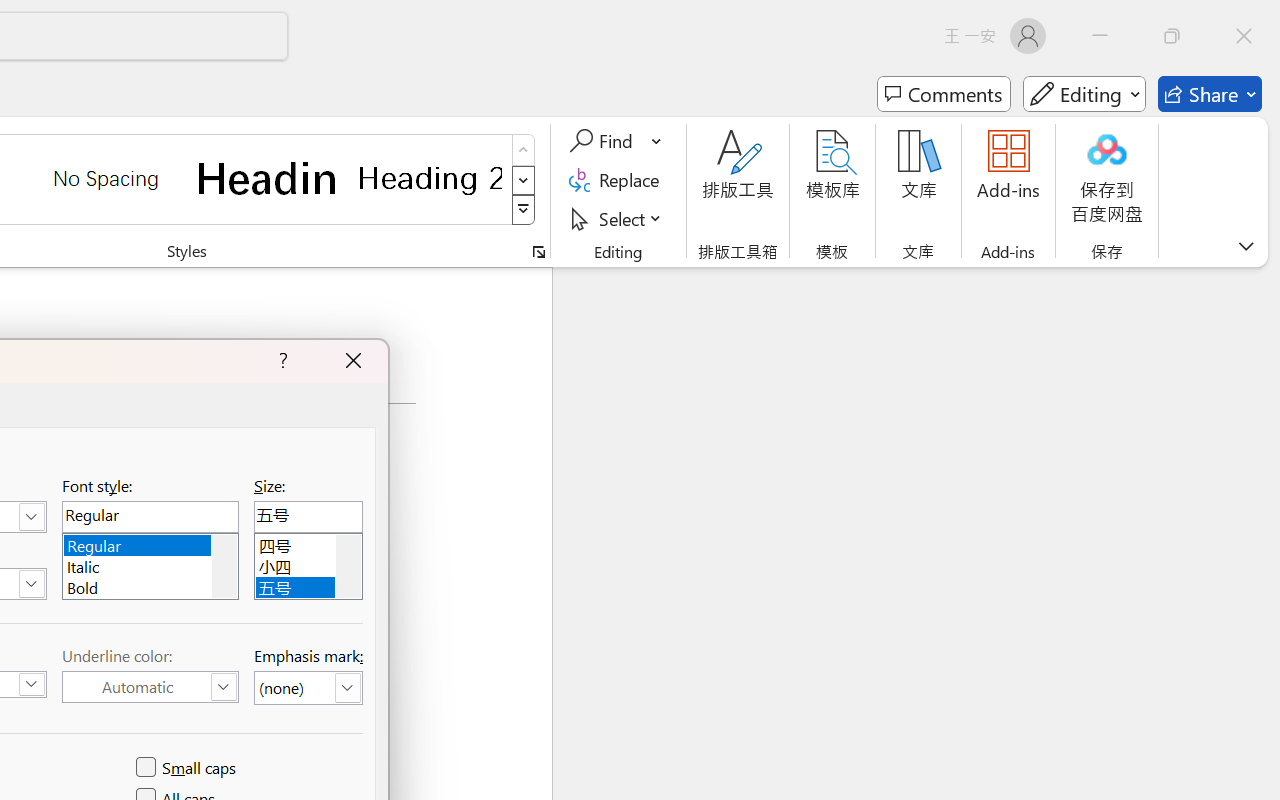  What do you see at coordinates (267, 177) in the screenshot?
I see `'Heading 1'` at bounding box center [267, 177].